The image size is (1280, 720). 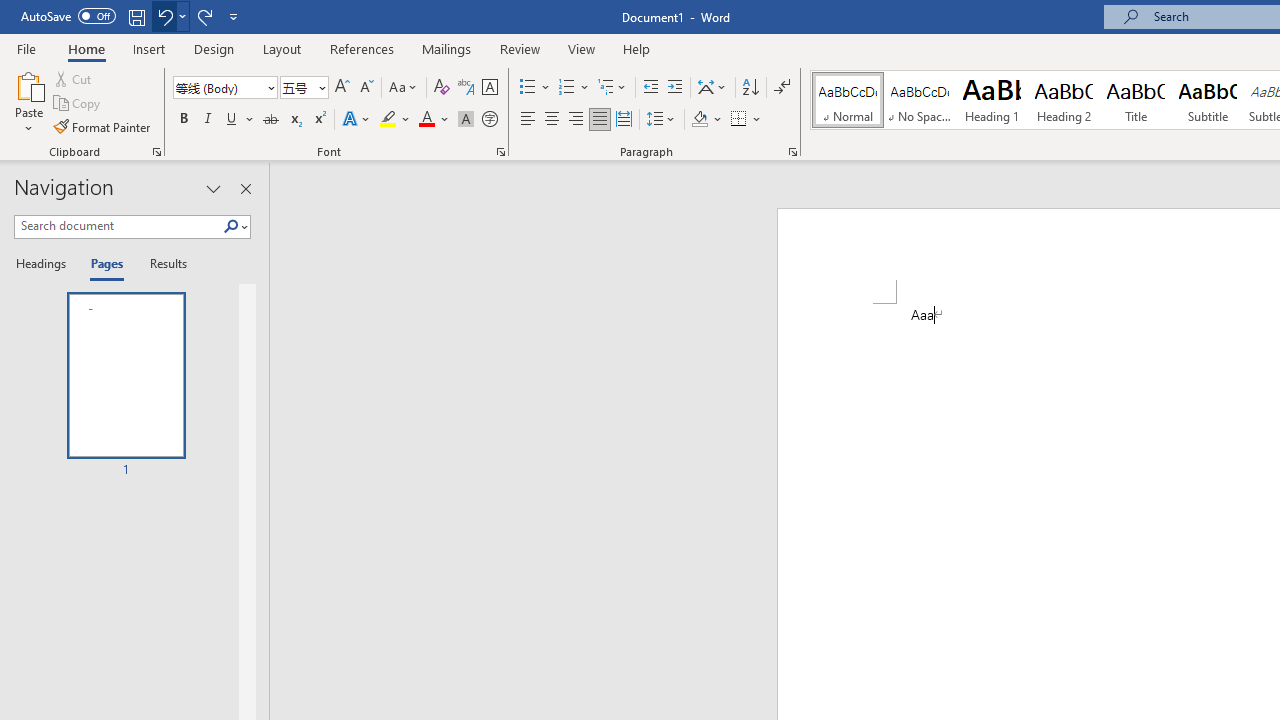 I want to click on 'Close pane', so click(x=245, y=189).